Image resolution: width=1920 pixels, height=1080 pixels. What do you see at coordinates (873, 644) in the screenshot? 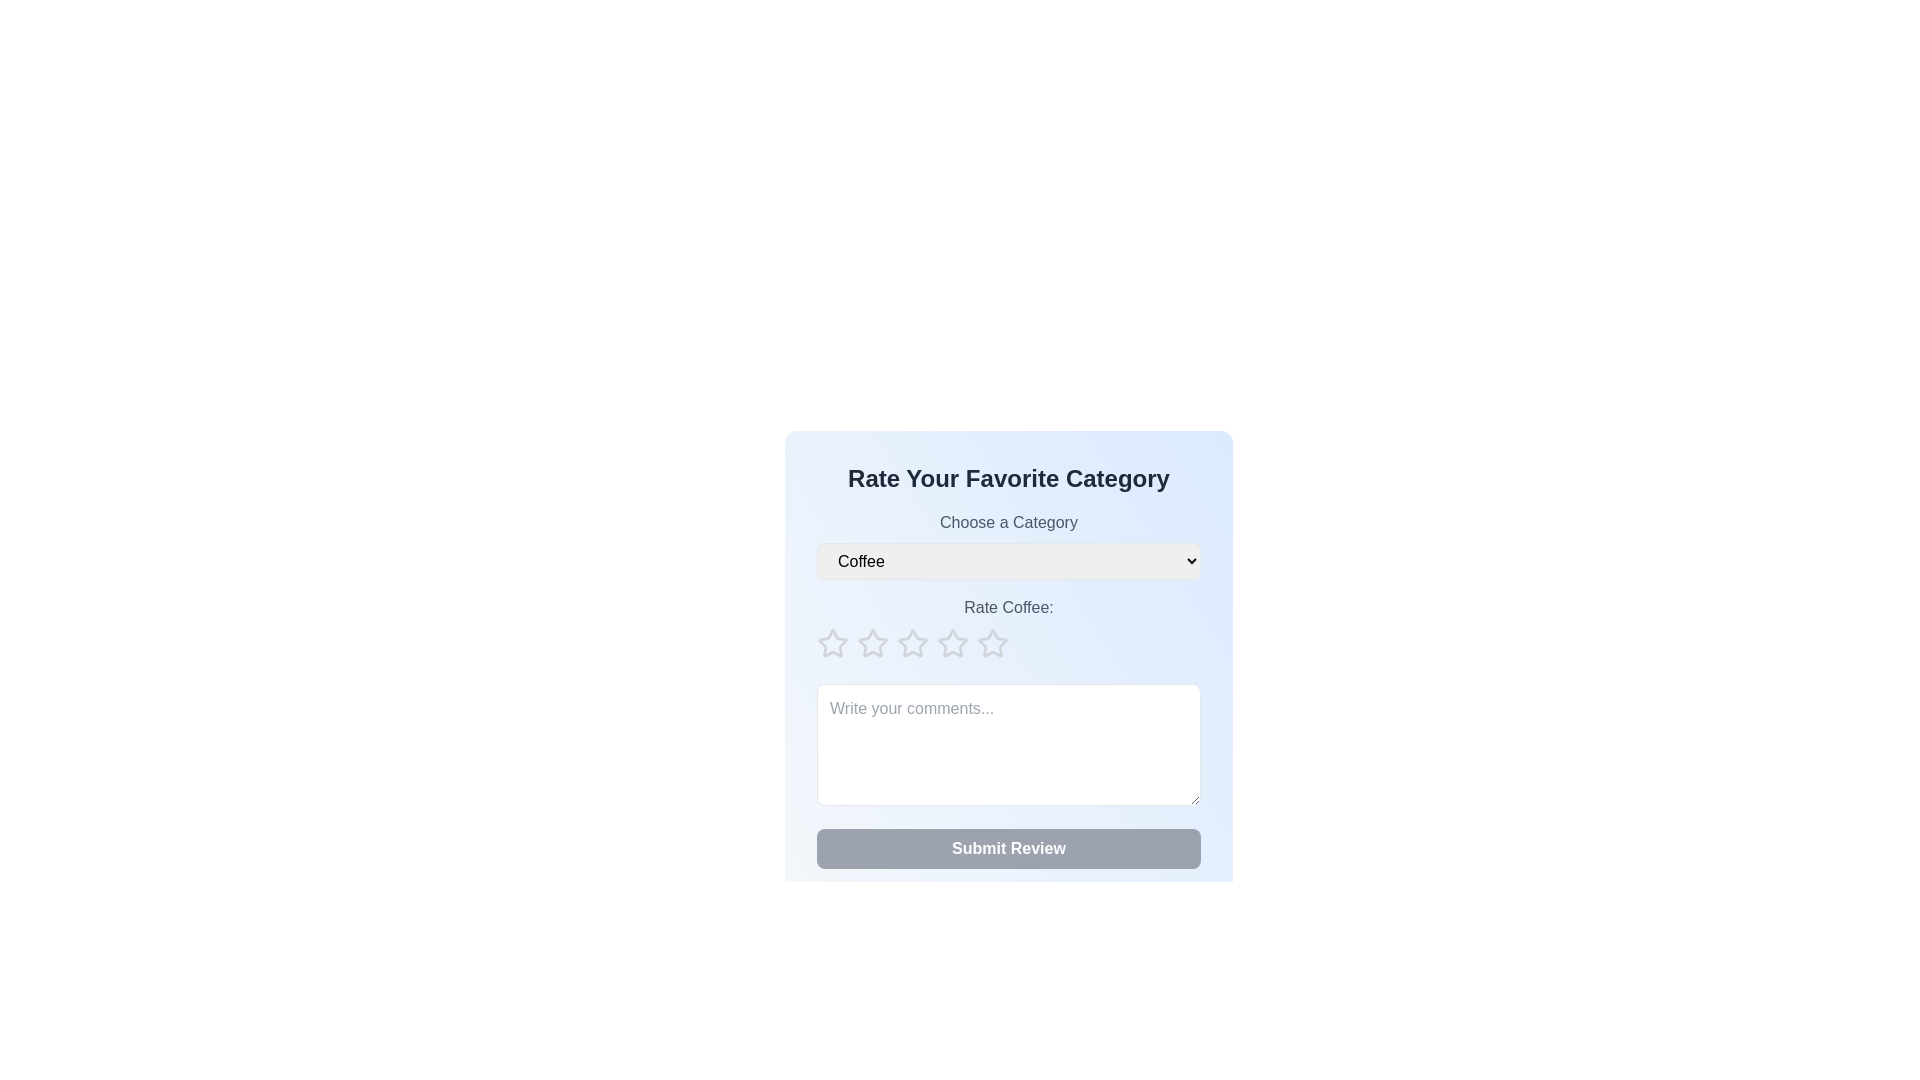
I see `the third star-shaped icon from the left in the row of five-star icons under the 'Rate Coffee:' label` at bounding box center [873, 644].